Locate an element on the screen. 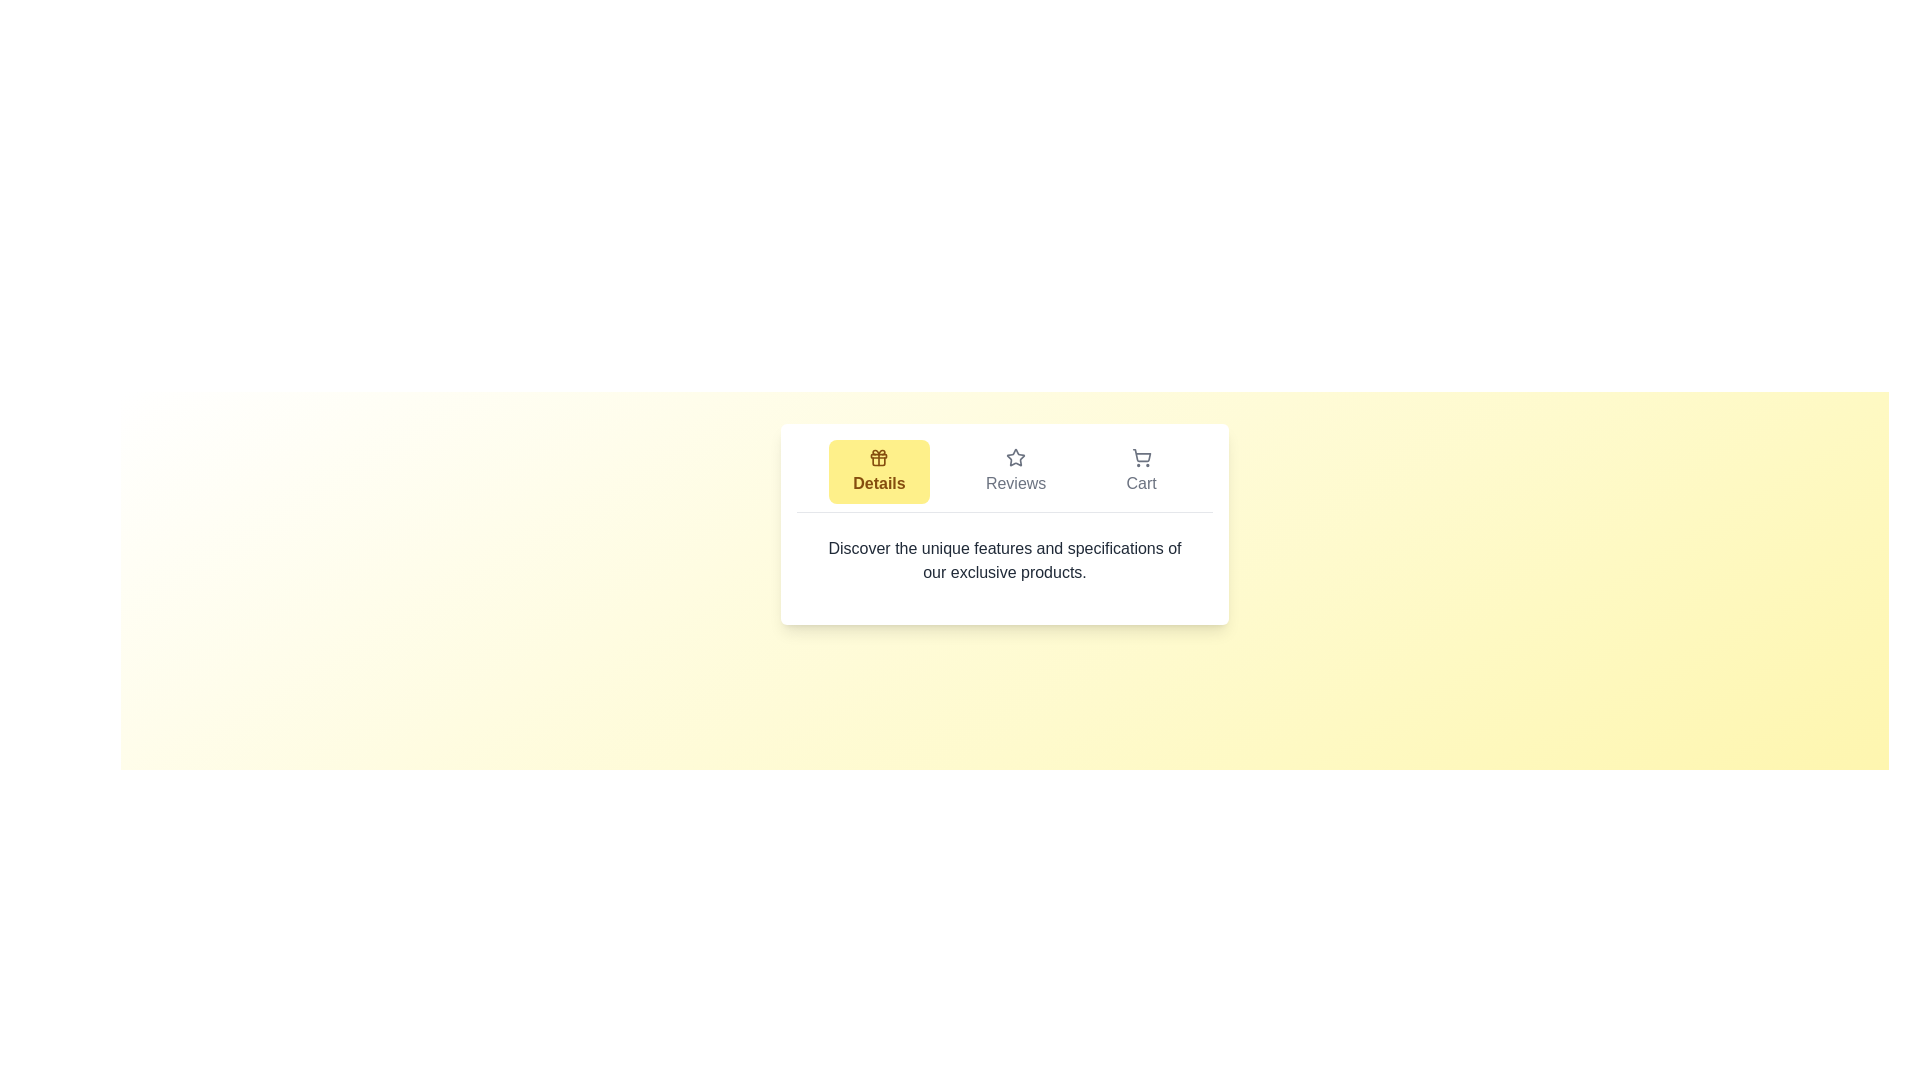 The image size is (1920, 1080). the Details tab by clicking on it is located at coordinates (879, 471).